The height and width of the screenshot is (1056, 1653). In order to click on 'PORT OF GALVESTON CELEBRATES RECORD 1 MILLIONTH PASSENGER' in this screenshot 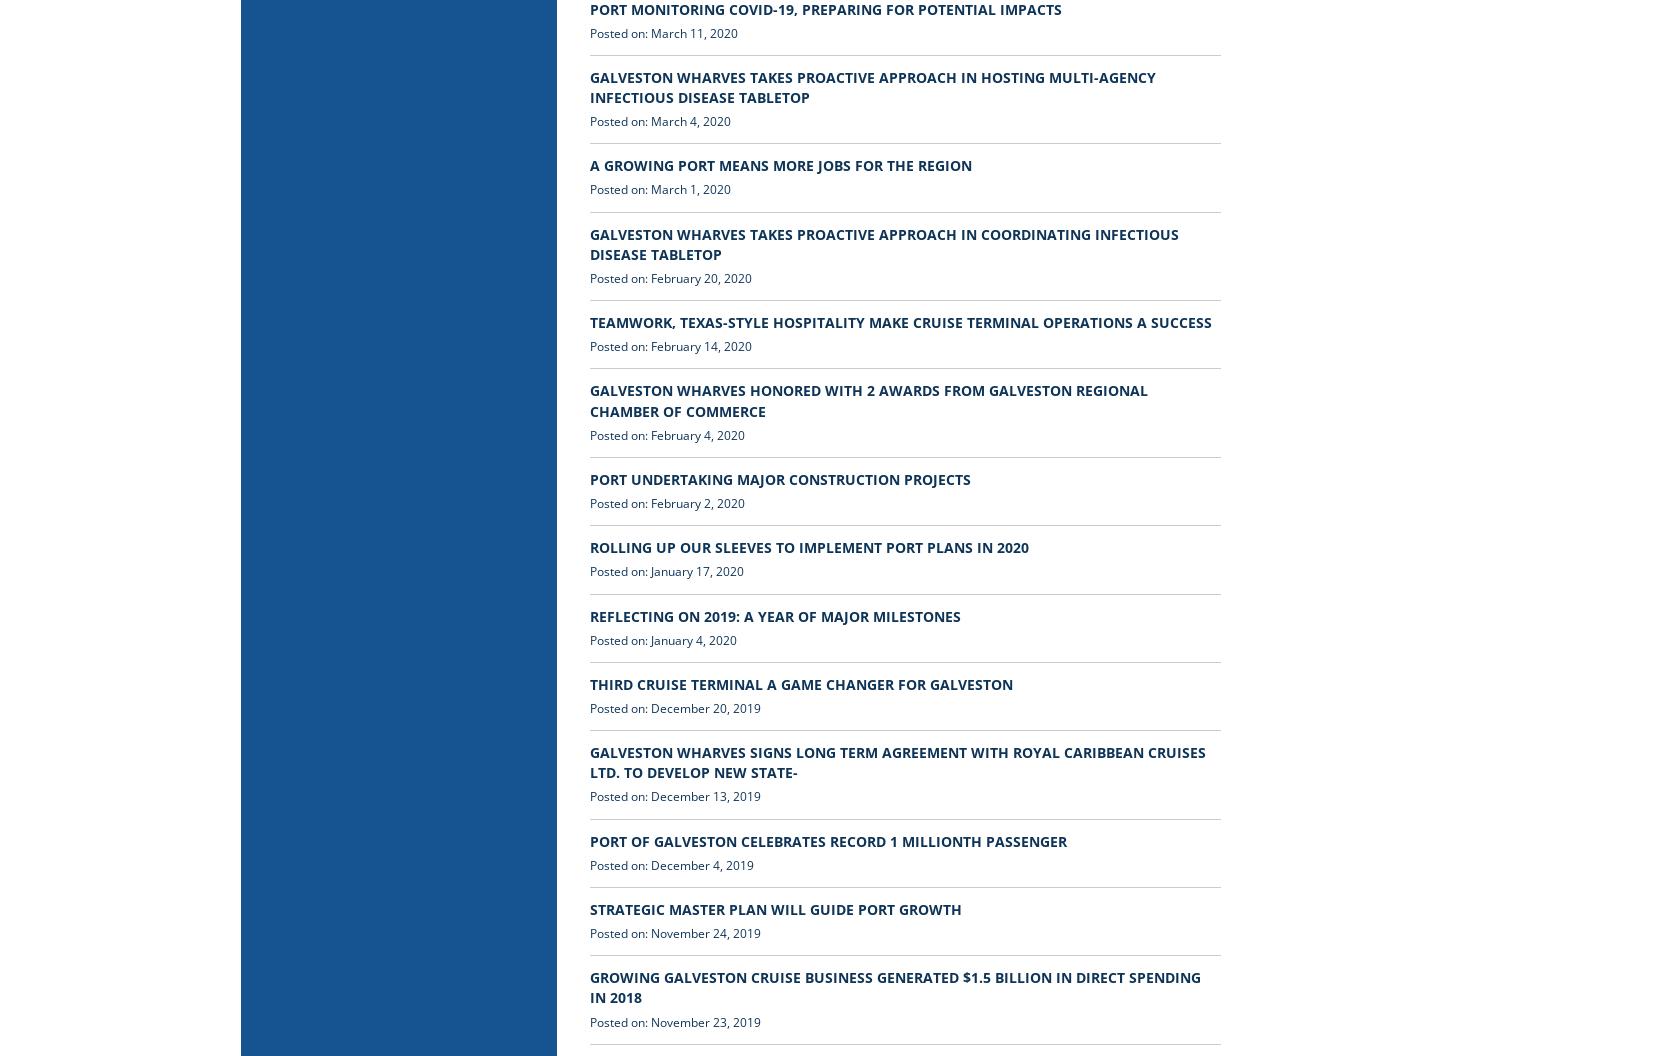, I will do `click(828, 840)`.